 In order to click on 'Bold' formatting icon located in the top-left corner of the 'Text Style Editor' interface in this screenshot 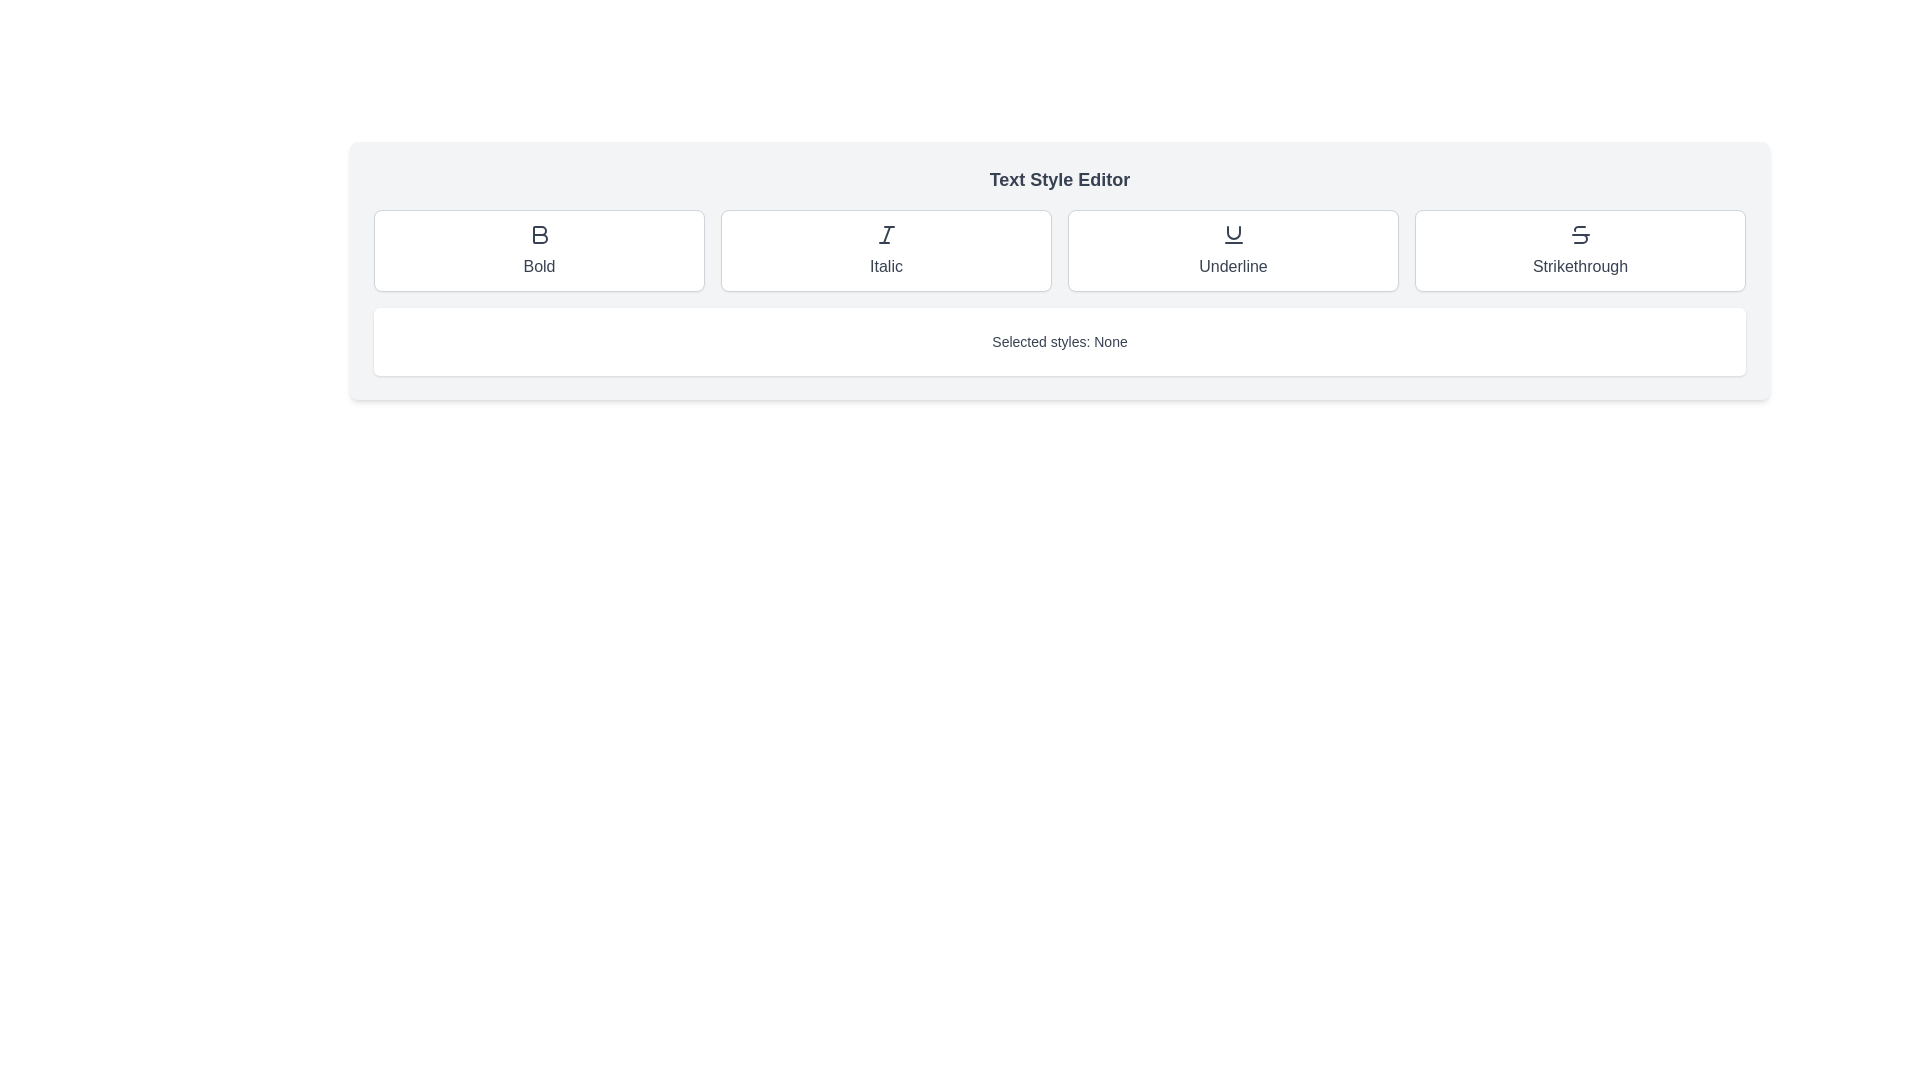, I will do `click(539, 234)`.